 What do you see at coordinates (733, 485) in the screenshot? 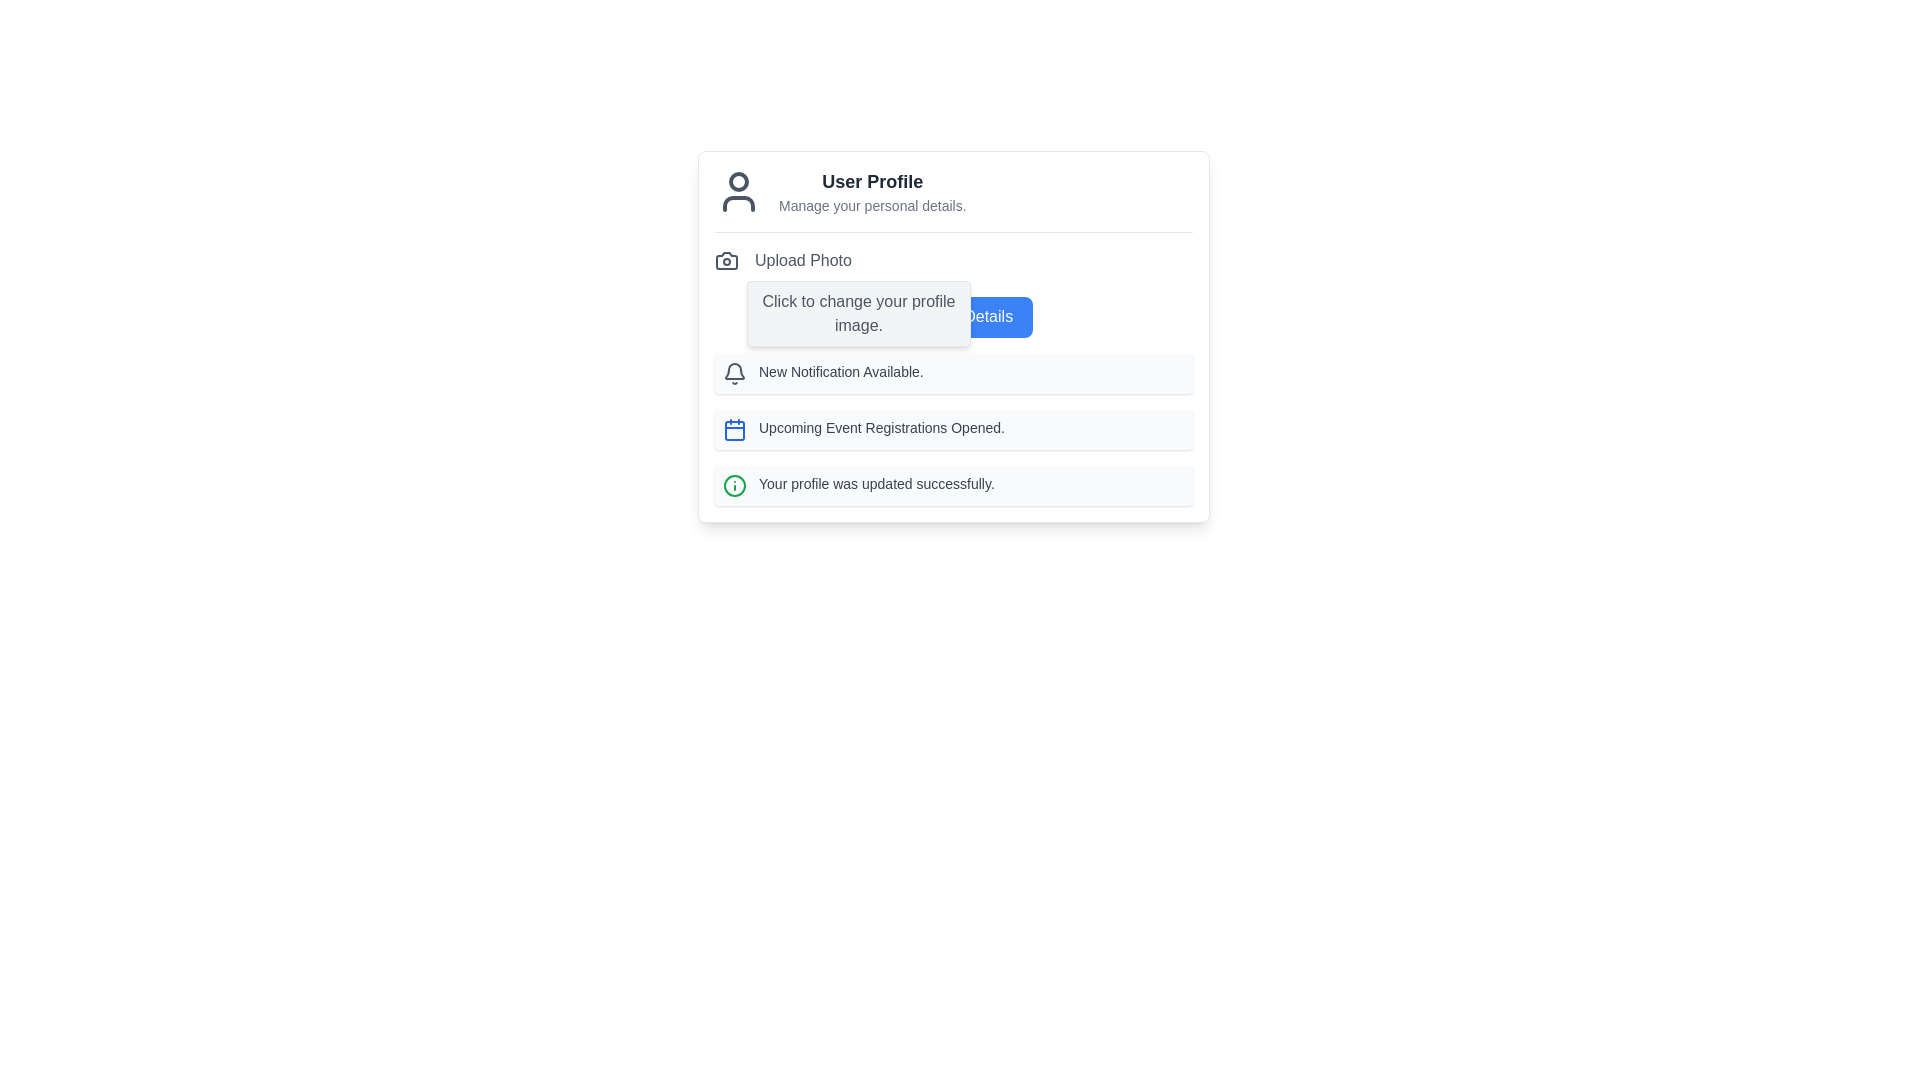
I see `the circular green outlined icon with an i-symbol, located to the left of the text 'Your profile was updated successfully.'` at bounding box center [733, 485].